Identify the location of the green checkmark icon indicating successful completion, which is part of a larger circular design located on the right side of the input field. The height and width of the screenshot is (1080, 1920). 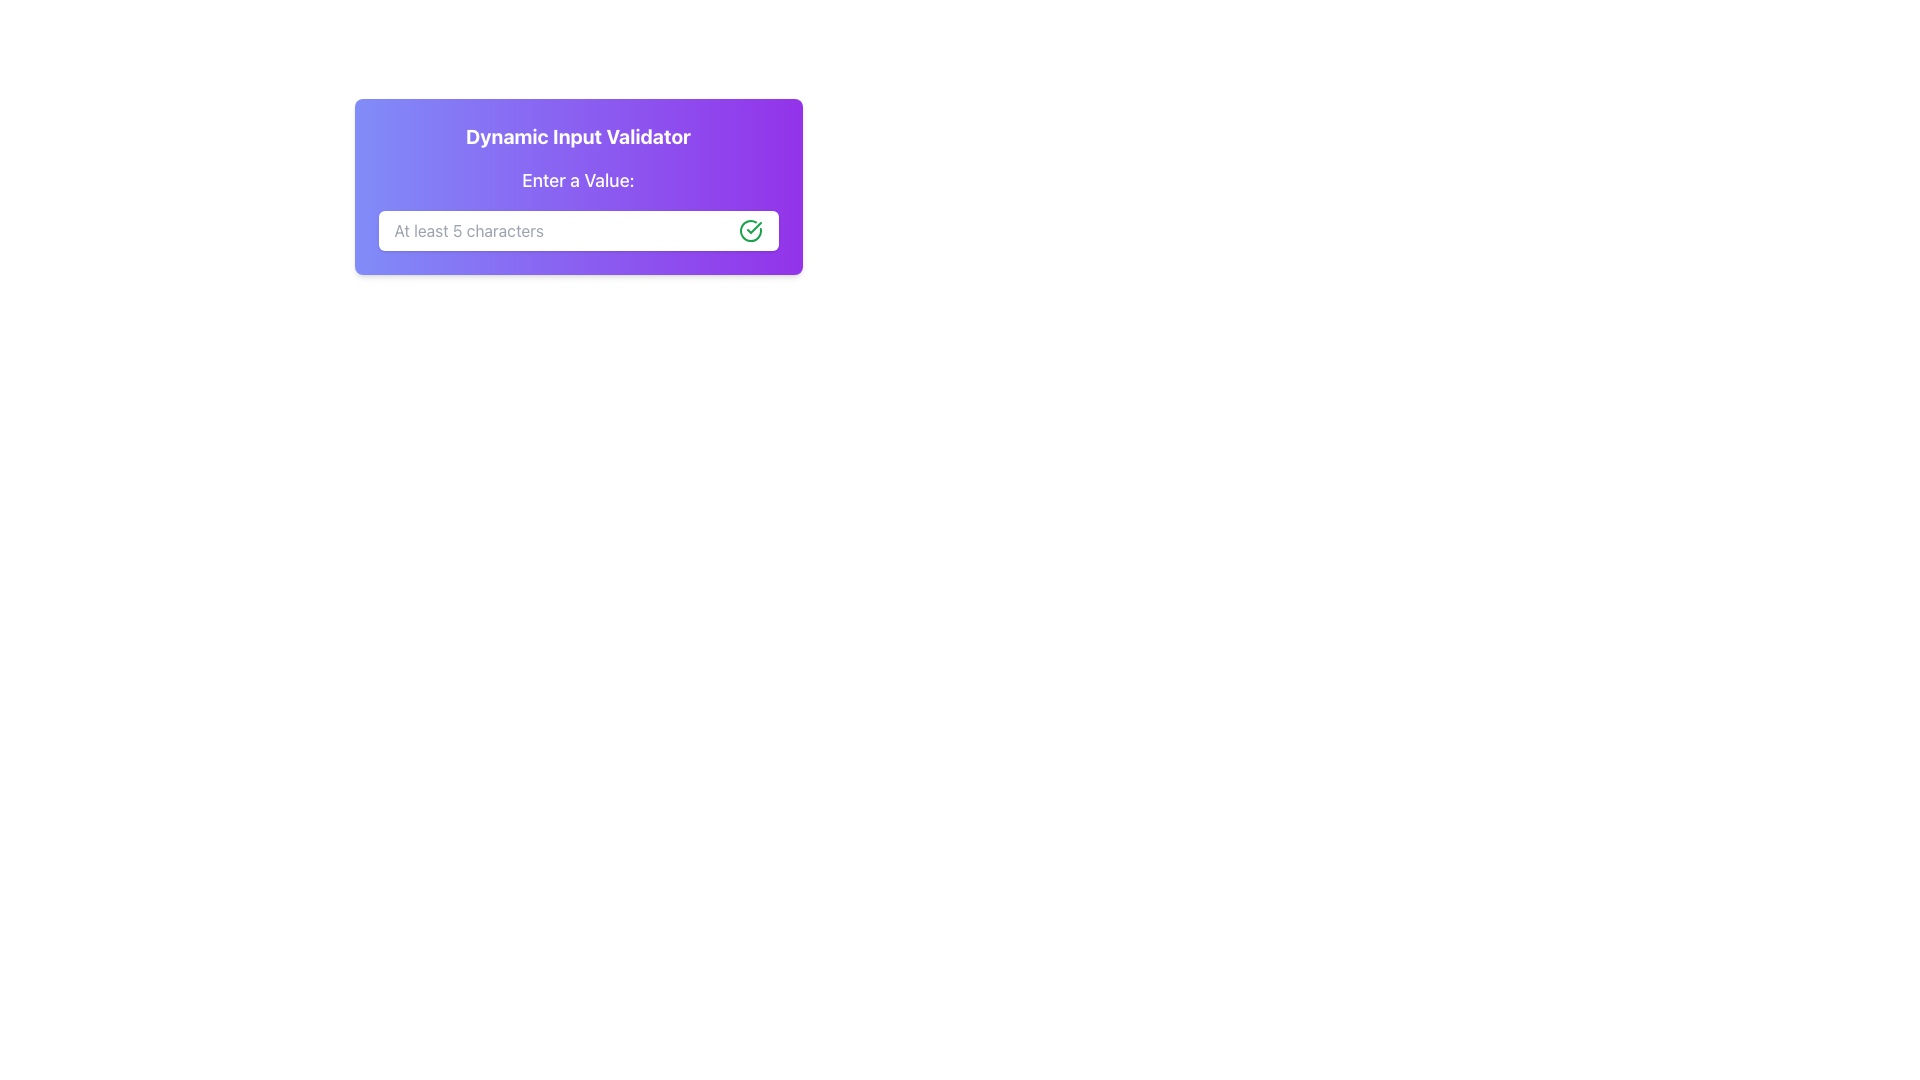
(752, 226).